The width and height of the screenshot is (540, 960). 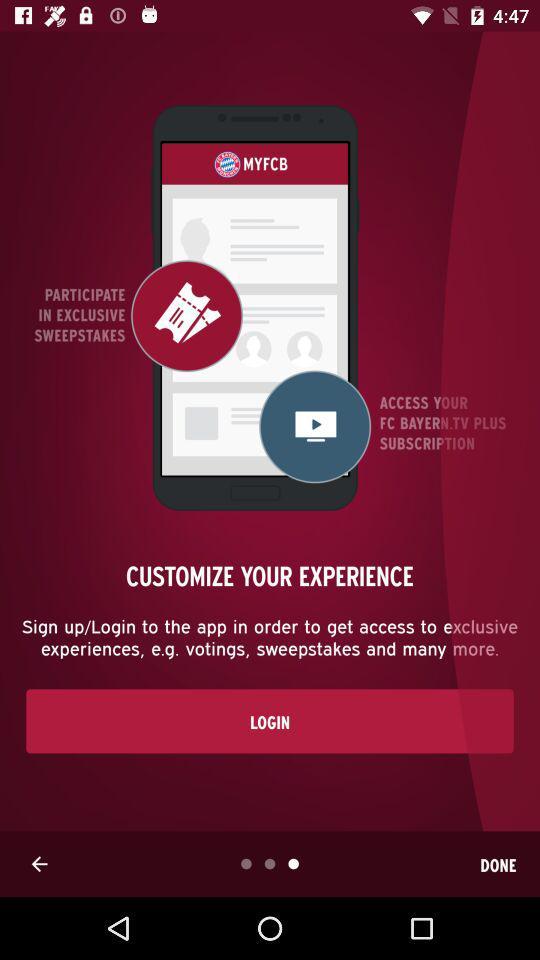 I want to click on the icon next to done, so click(x=39, y=863).